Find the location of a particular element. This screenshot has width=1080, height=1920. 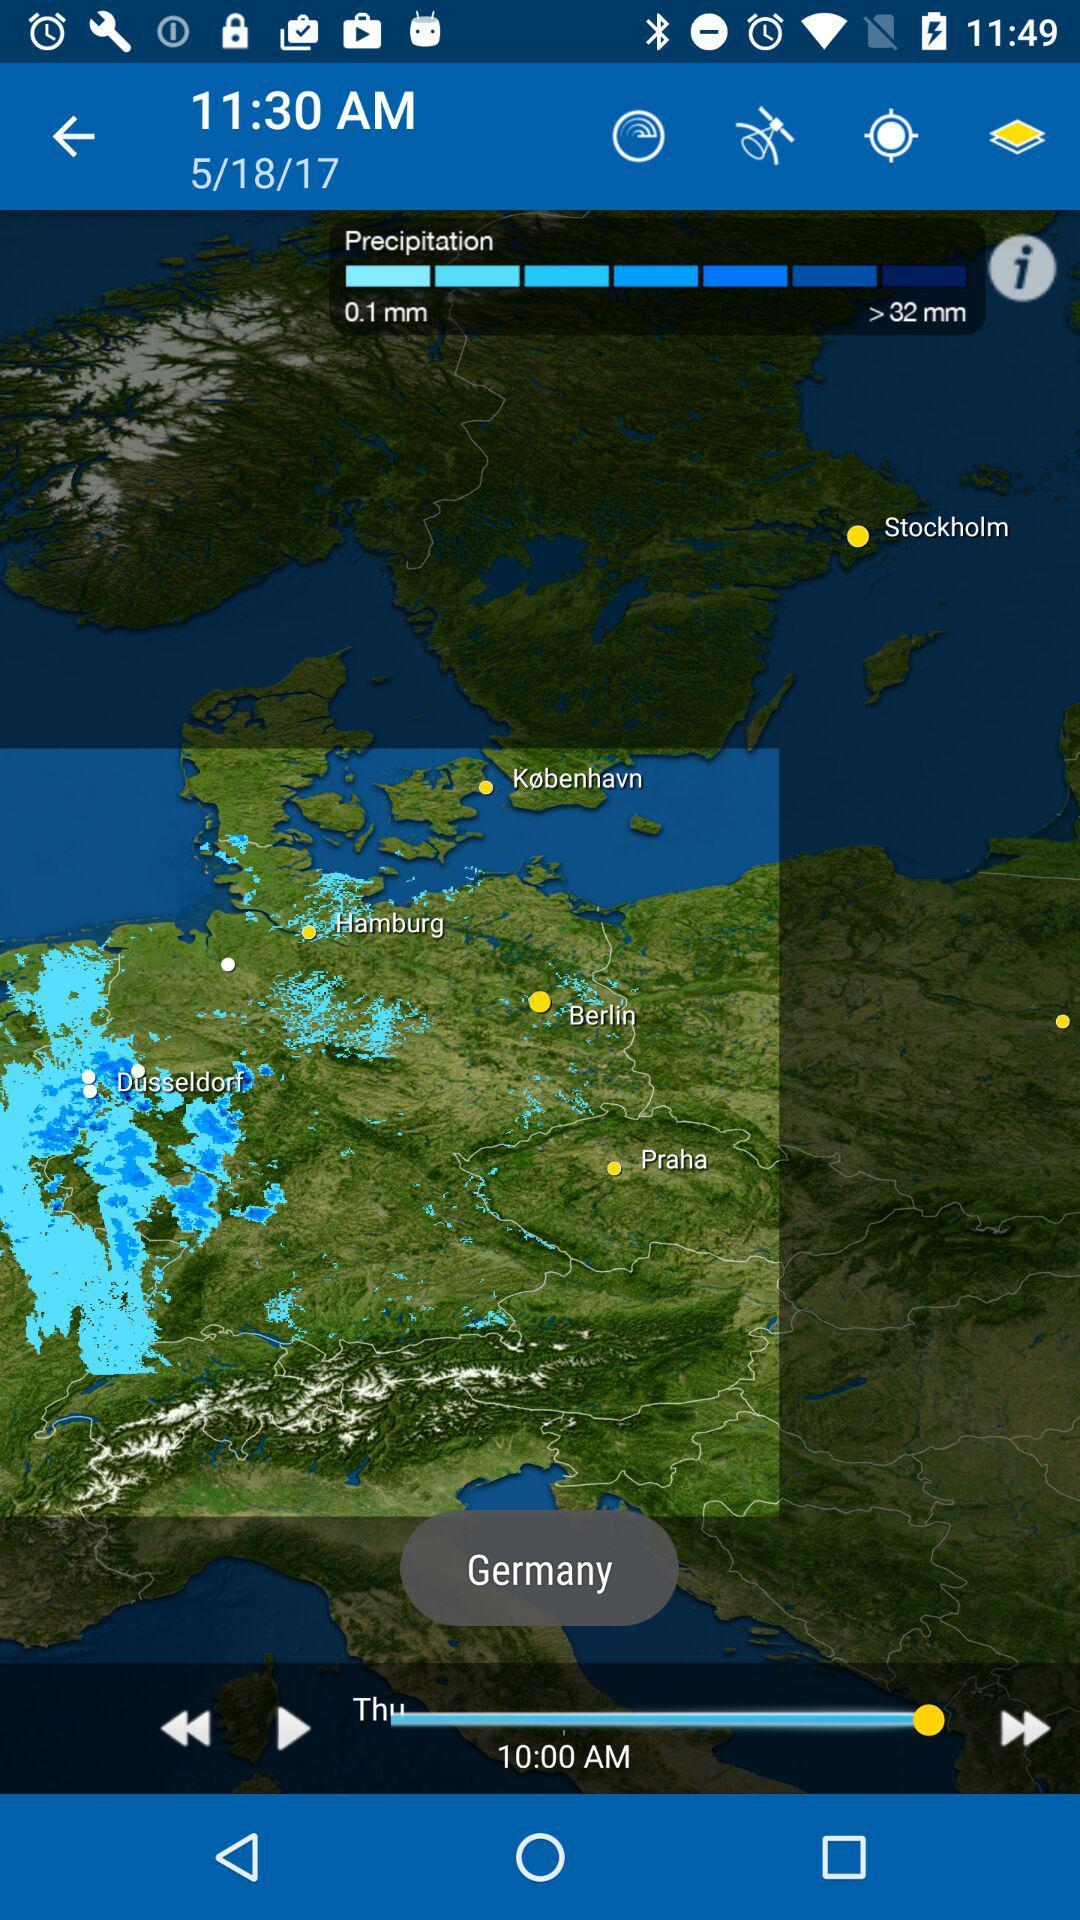

start time-lapse is located at coordinates (294, 1727).